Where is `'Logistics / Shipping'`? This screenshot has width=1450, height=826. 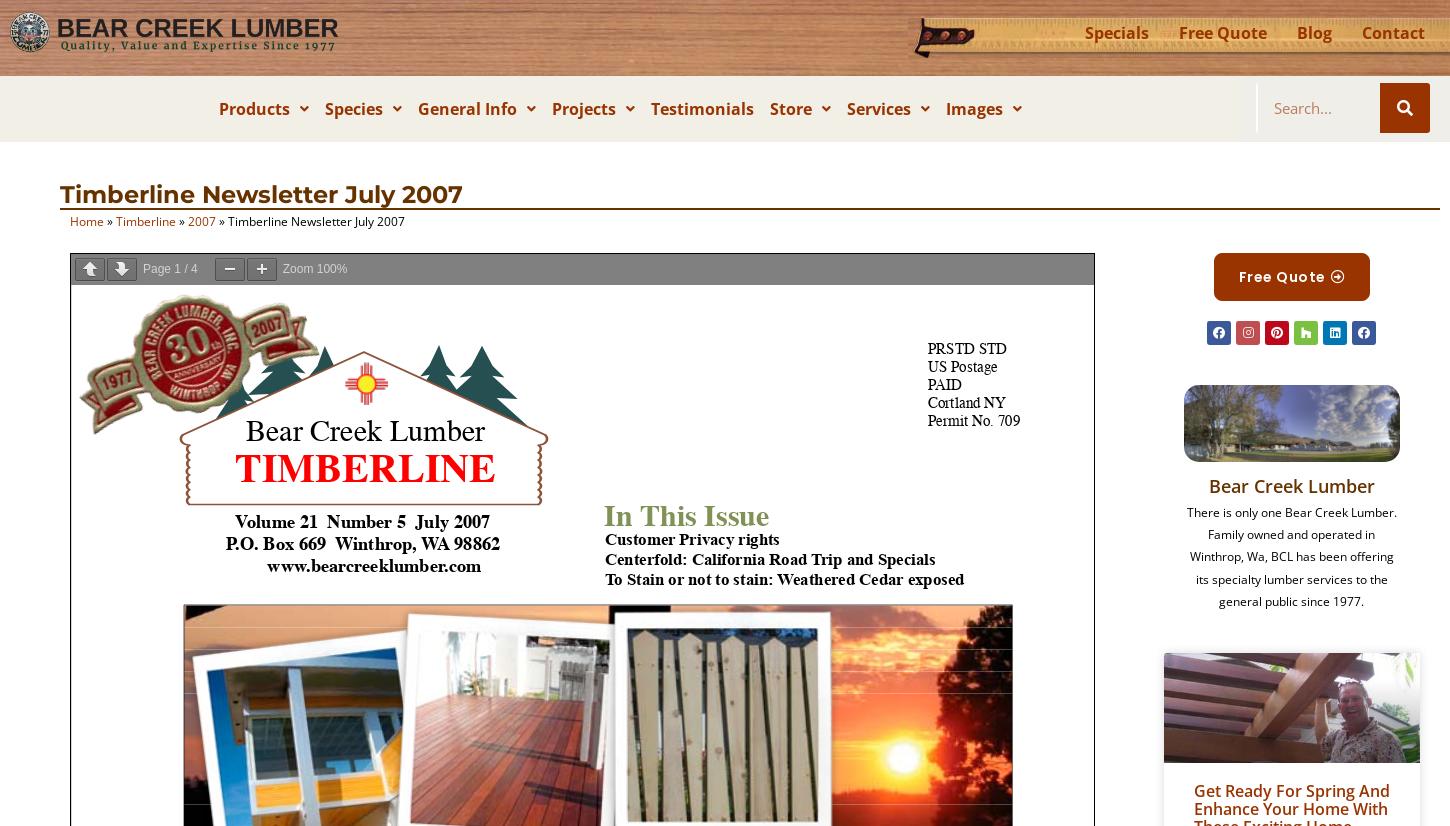
'Logistics / Shipping' is located at coordinates (872, 342).